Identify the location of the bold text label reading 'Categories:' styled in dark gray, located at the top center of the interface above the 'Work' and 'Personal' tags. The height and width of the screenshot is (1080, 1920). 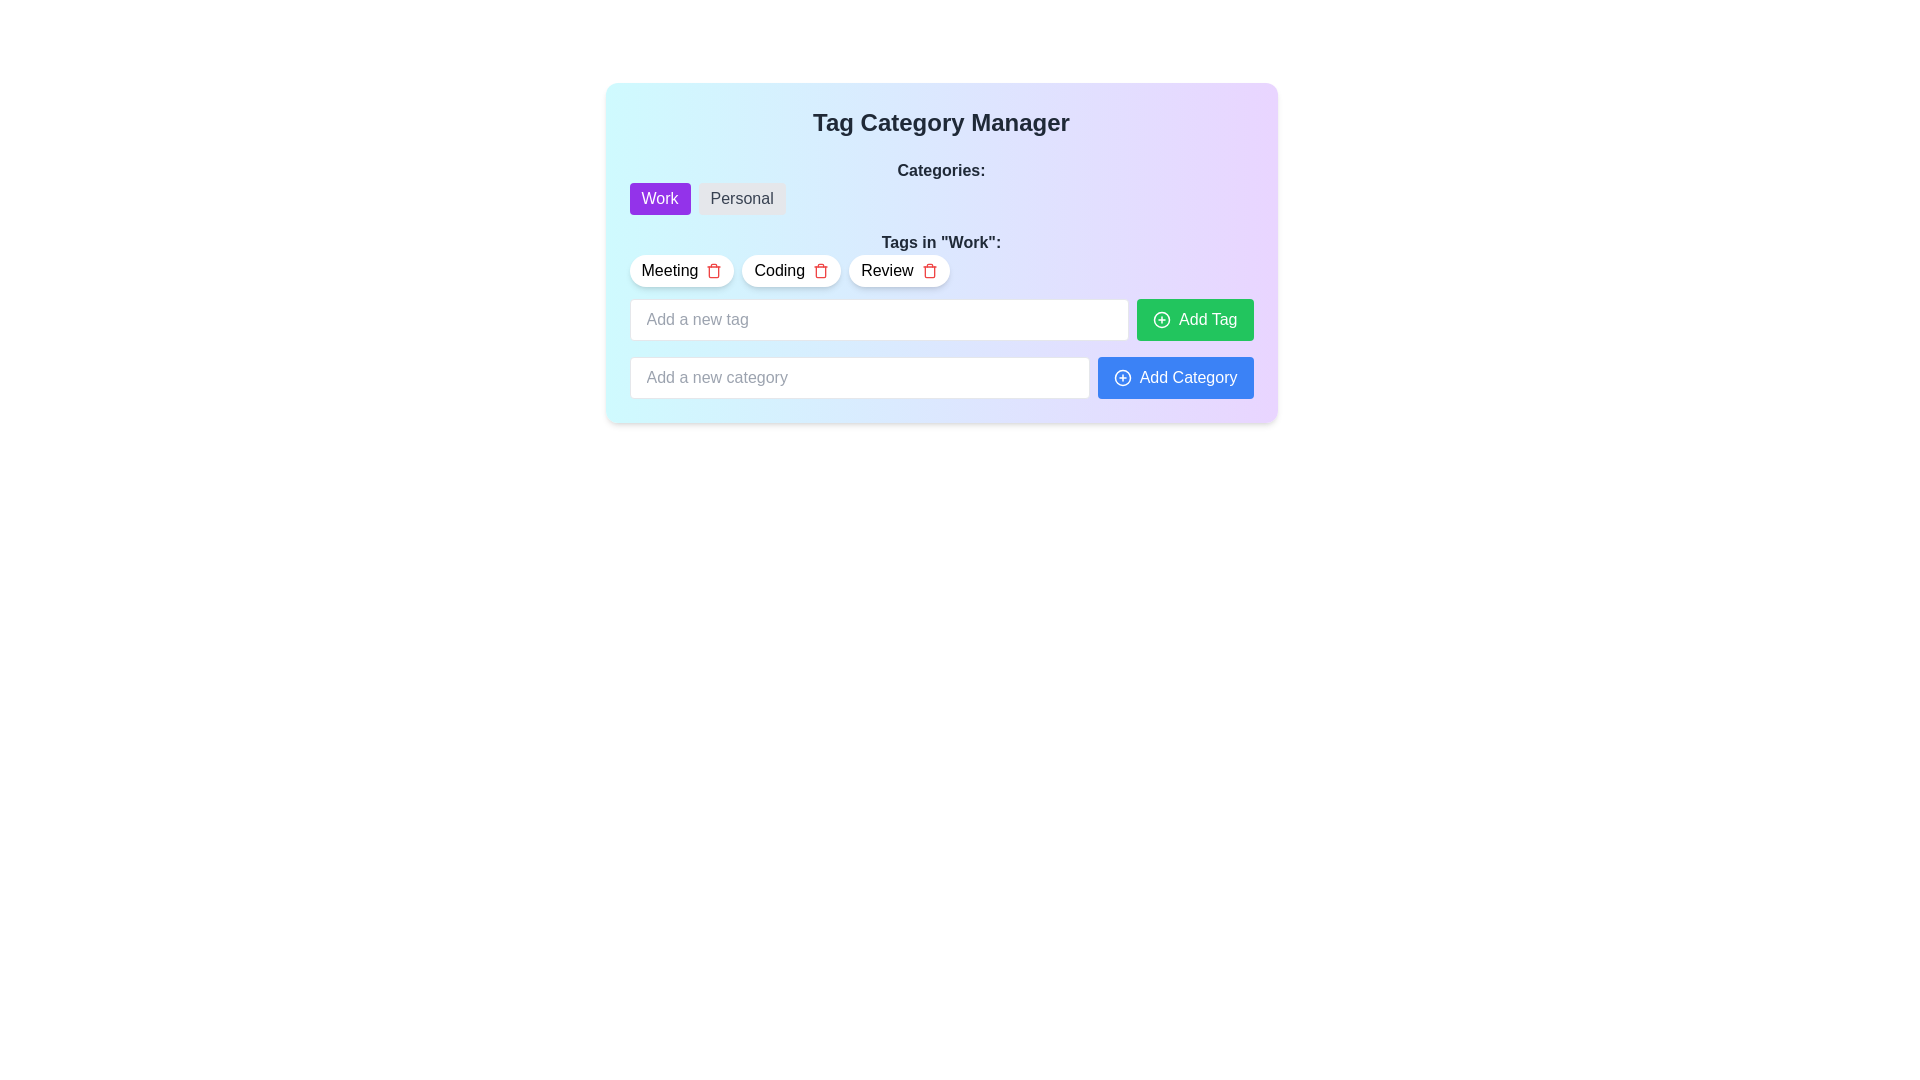
(940, 169).